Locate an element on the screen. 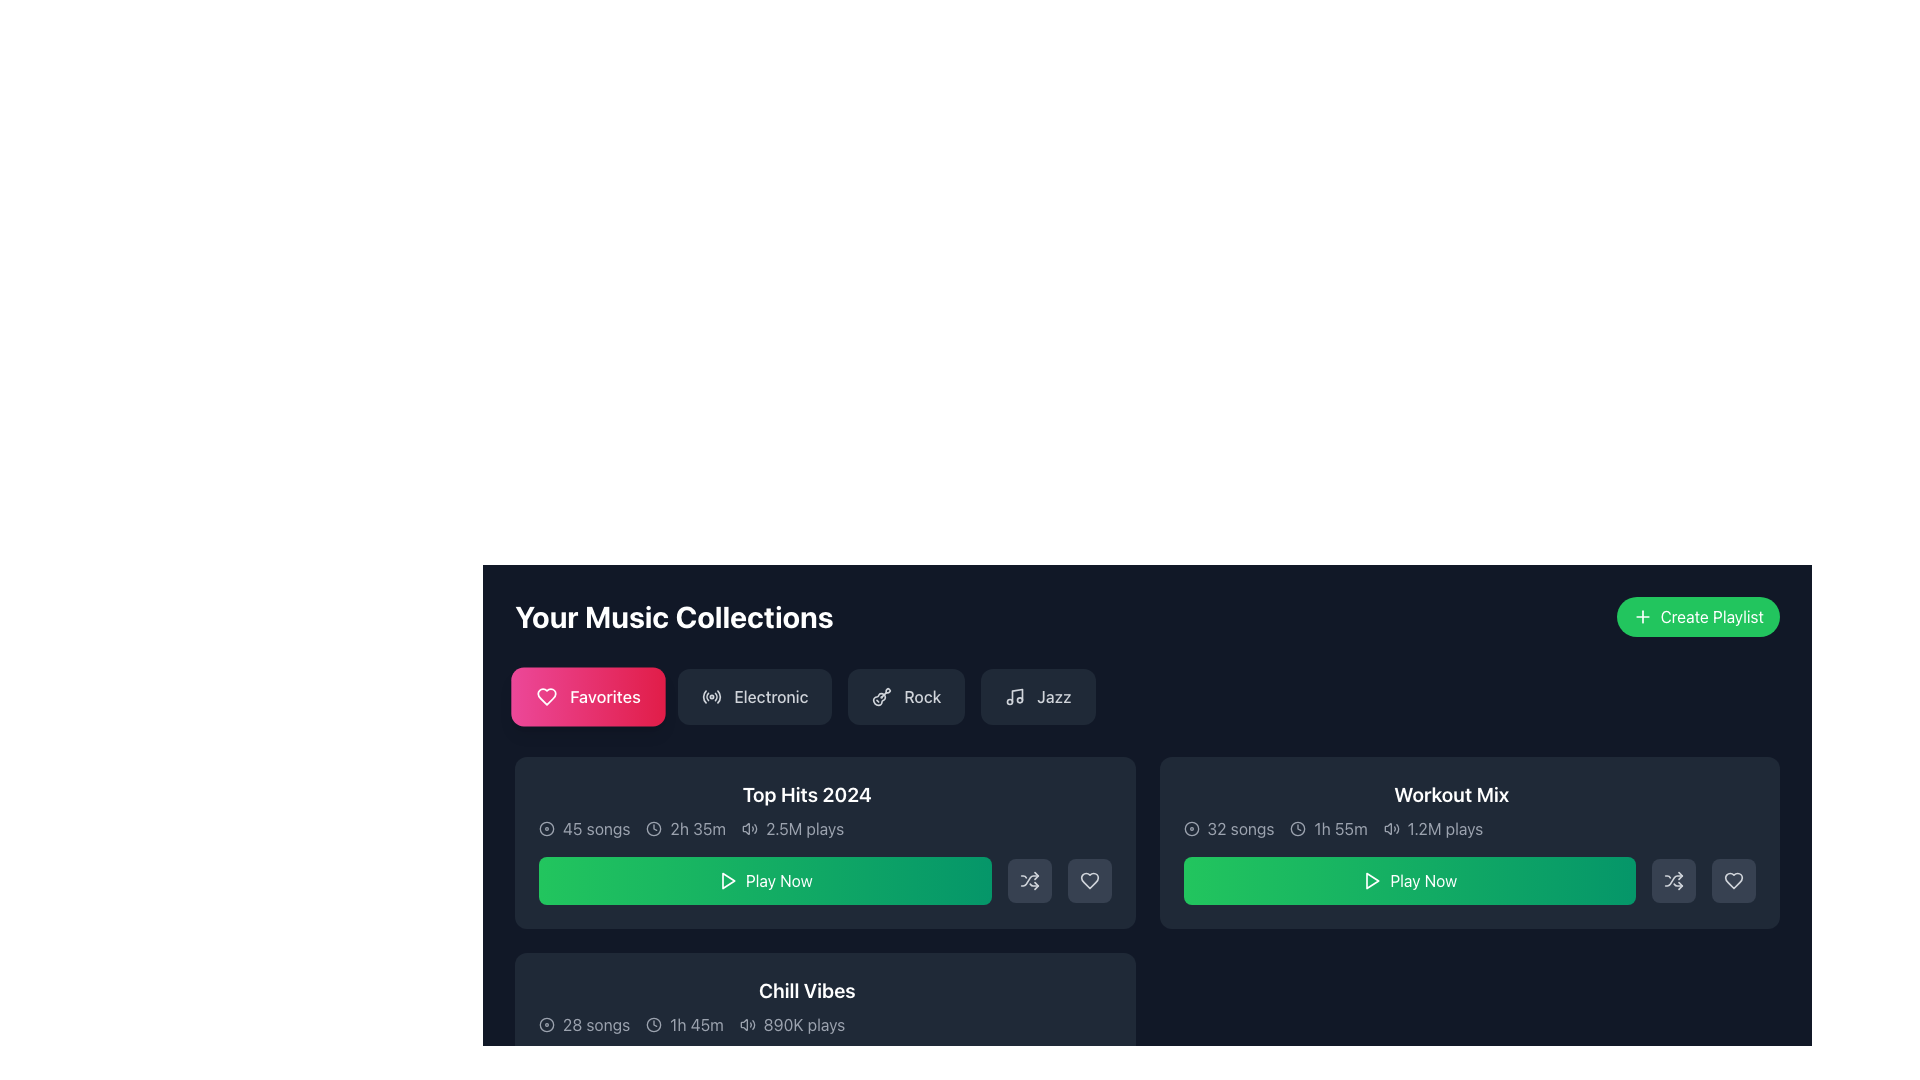 The image size is (1920, 1080). the text label indicating the total number of songs in the 'Workout Mix' playlist, which is located in the header of the card, adjacent to the duration indicator and above the 'Play Now' button is located at coordinates (1227, 829).